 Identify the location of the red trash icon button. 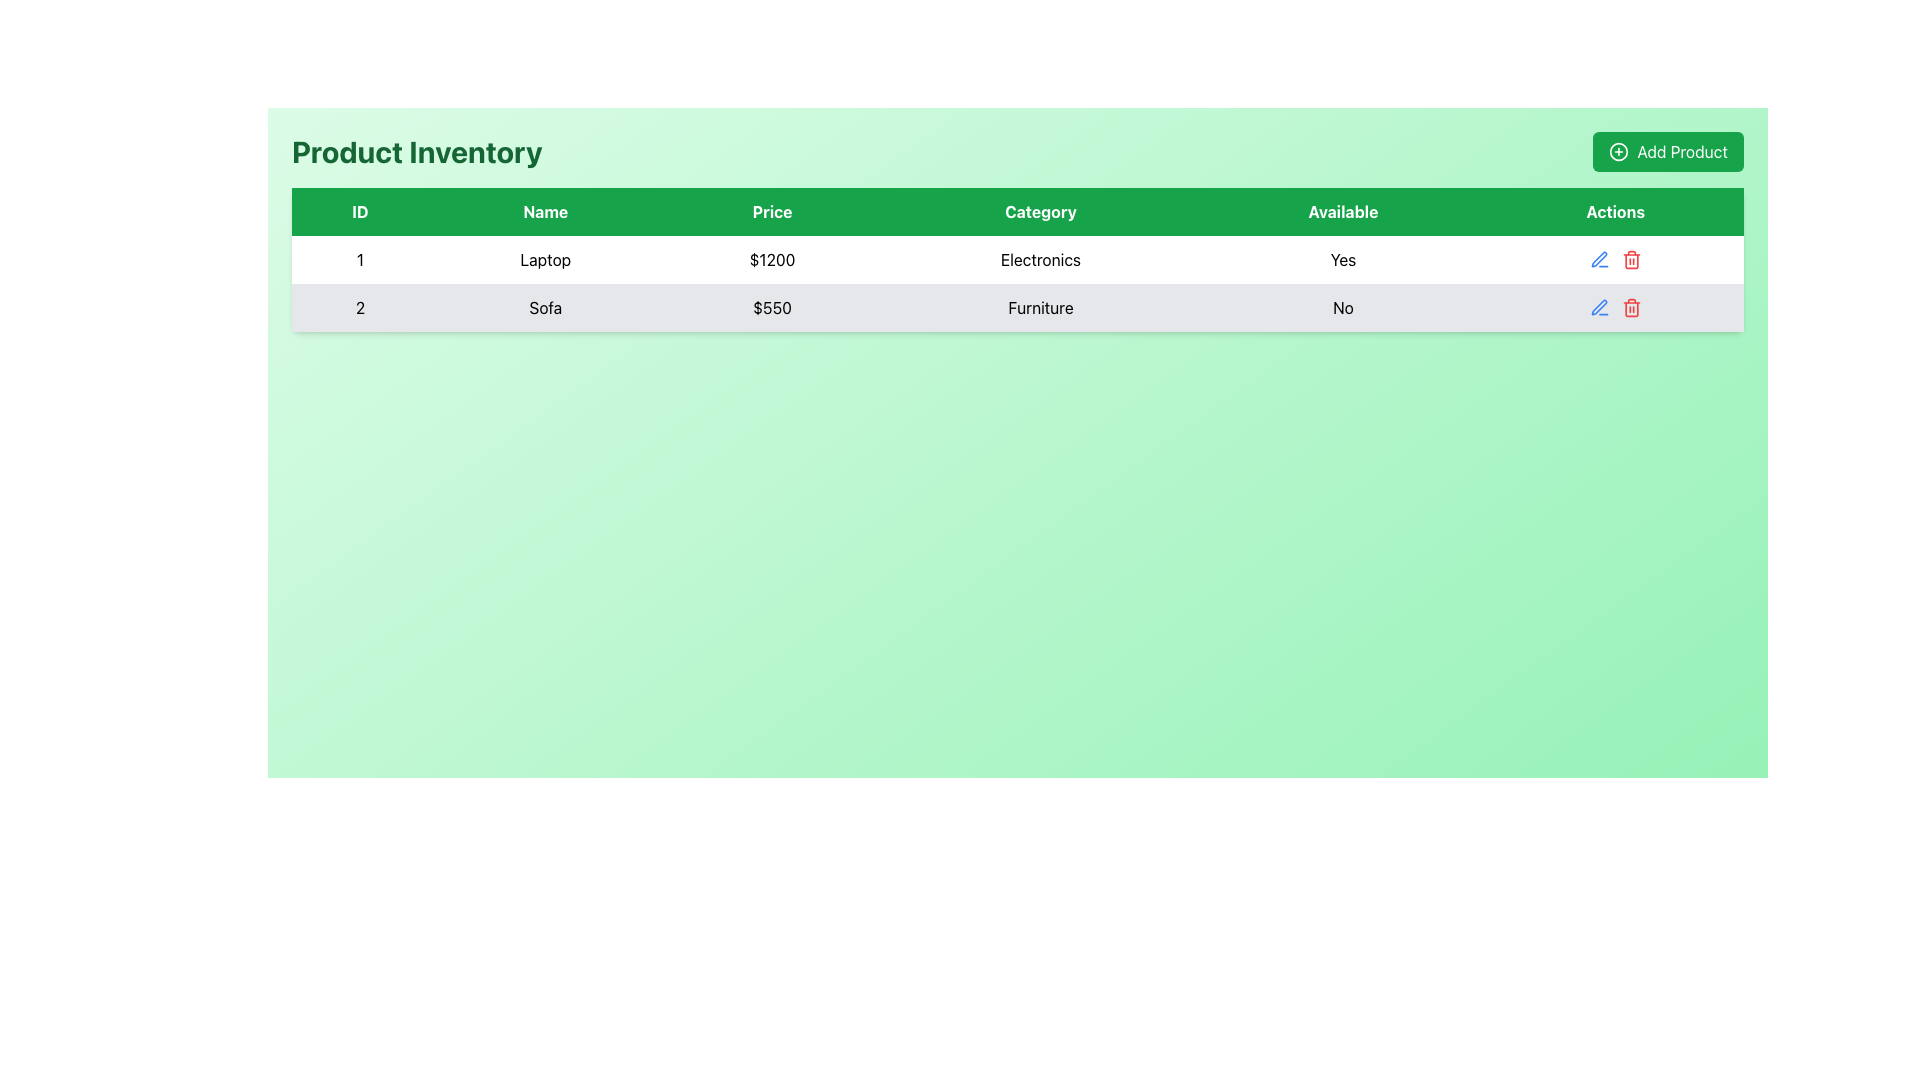
(1631, 258).